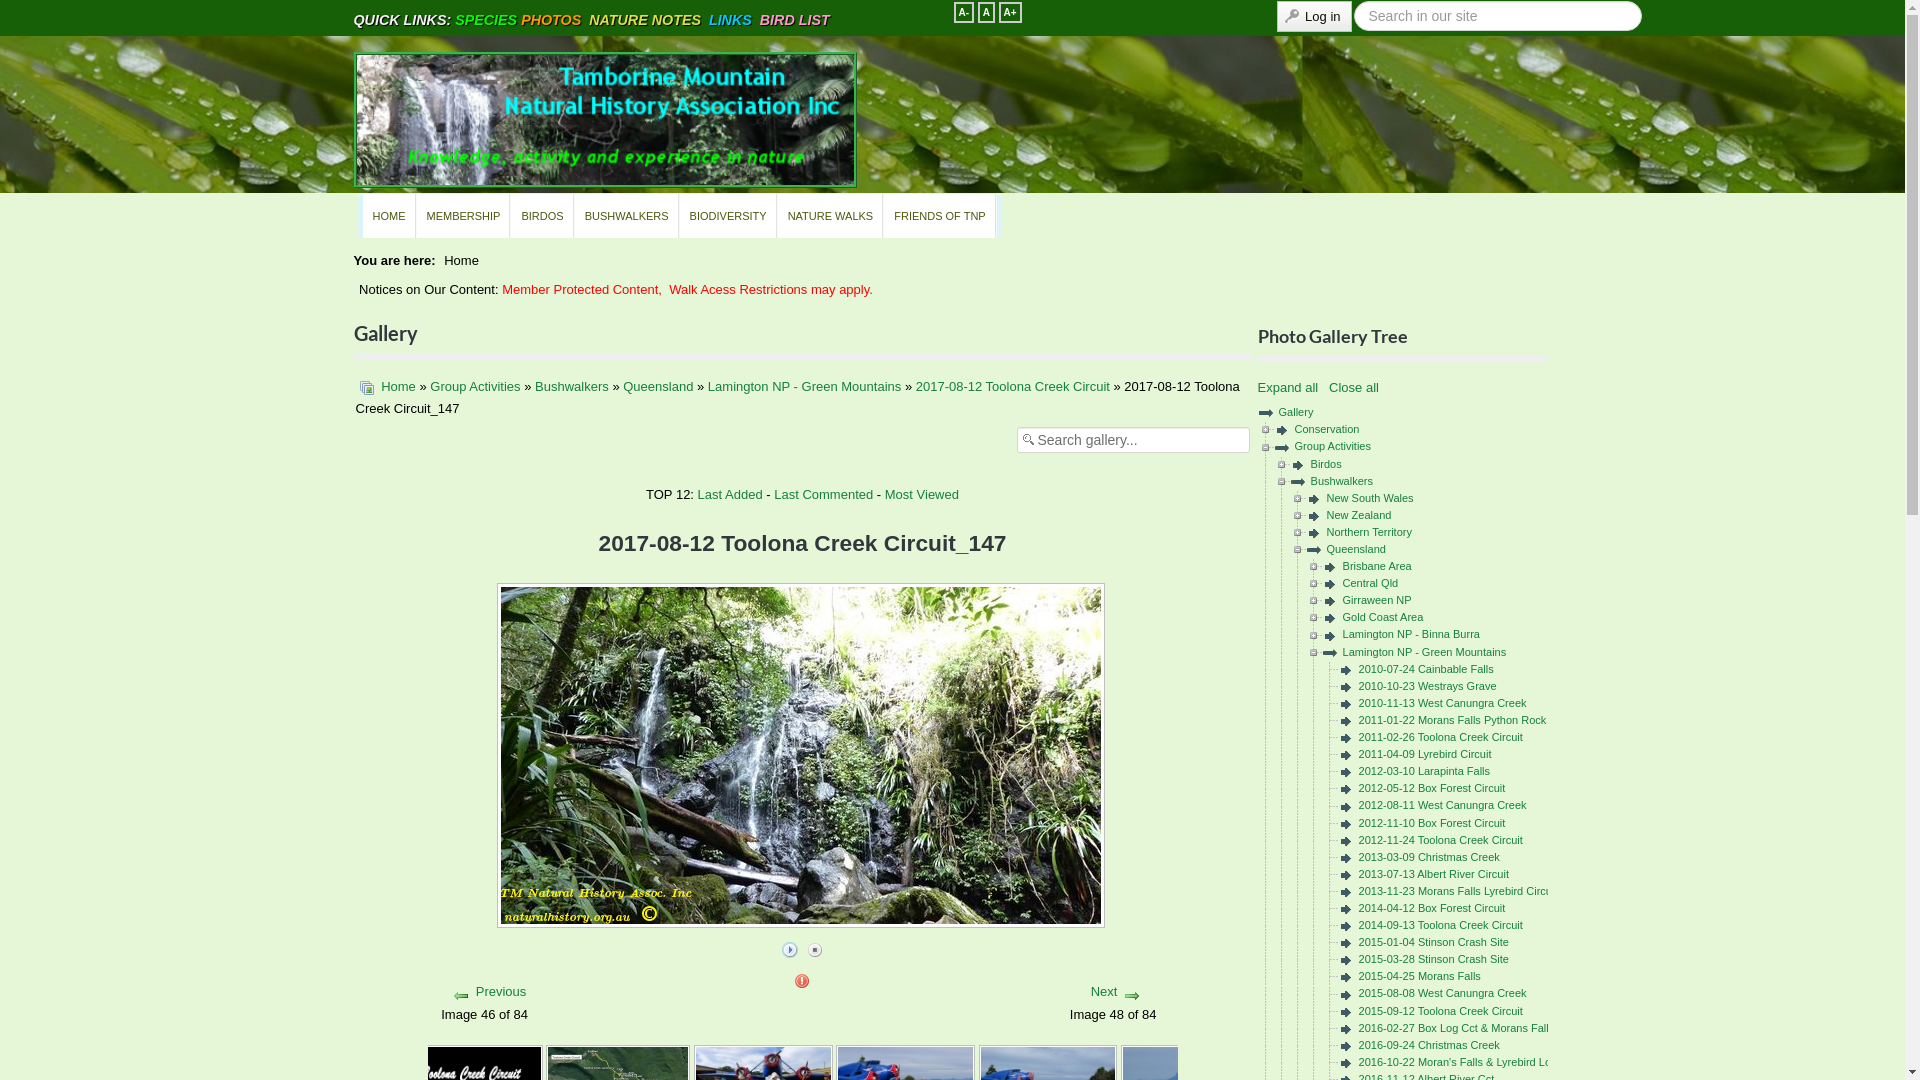  What do you see at coordinates (1428, 855) in the screenshot?
I see `'2013-03-09 Christmas Creek'` at bounding box center [1428, 855].